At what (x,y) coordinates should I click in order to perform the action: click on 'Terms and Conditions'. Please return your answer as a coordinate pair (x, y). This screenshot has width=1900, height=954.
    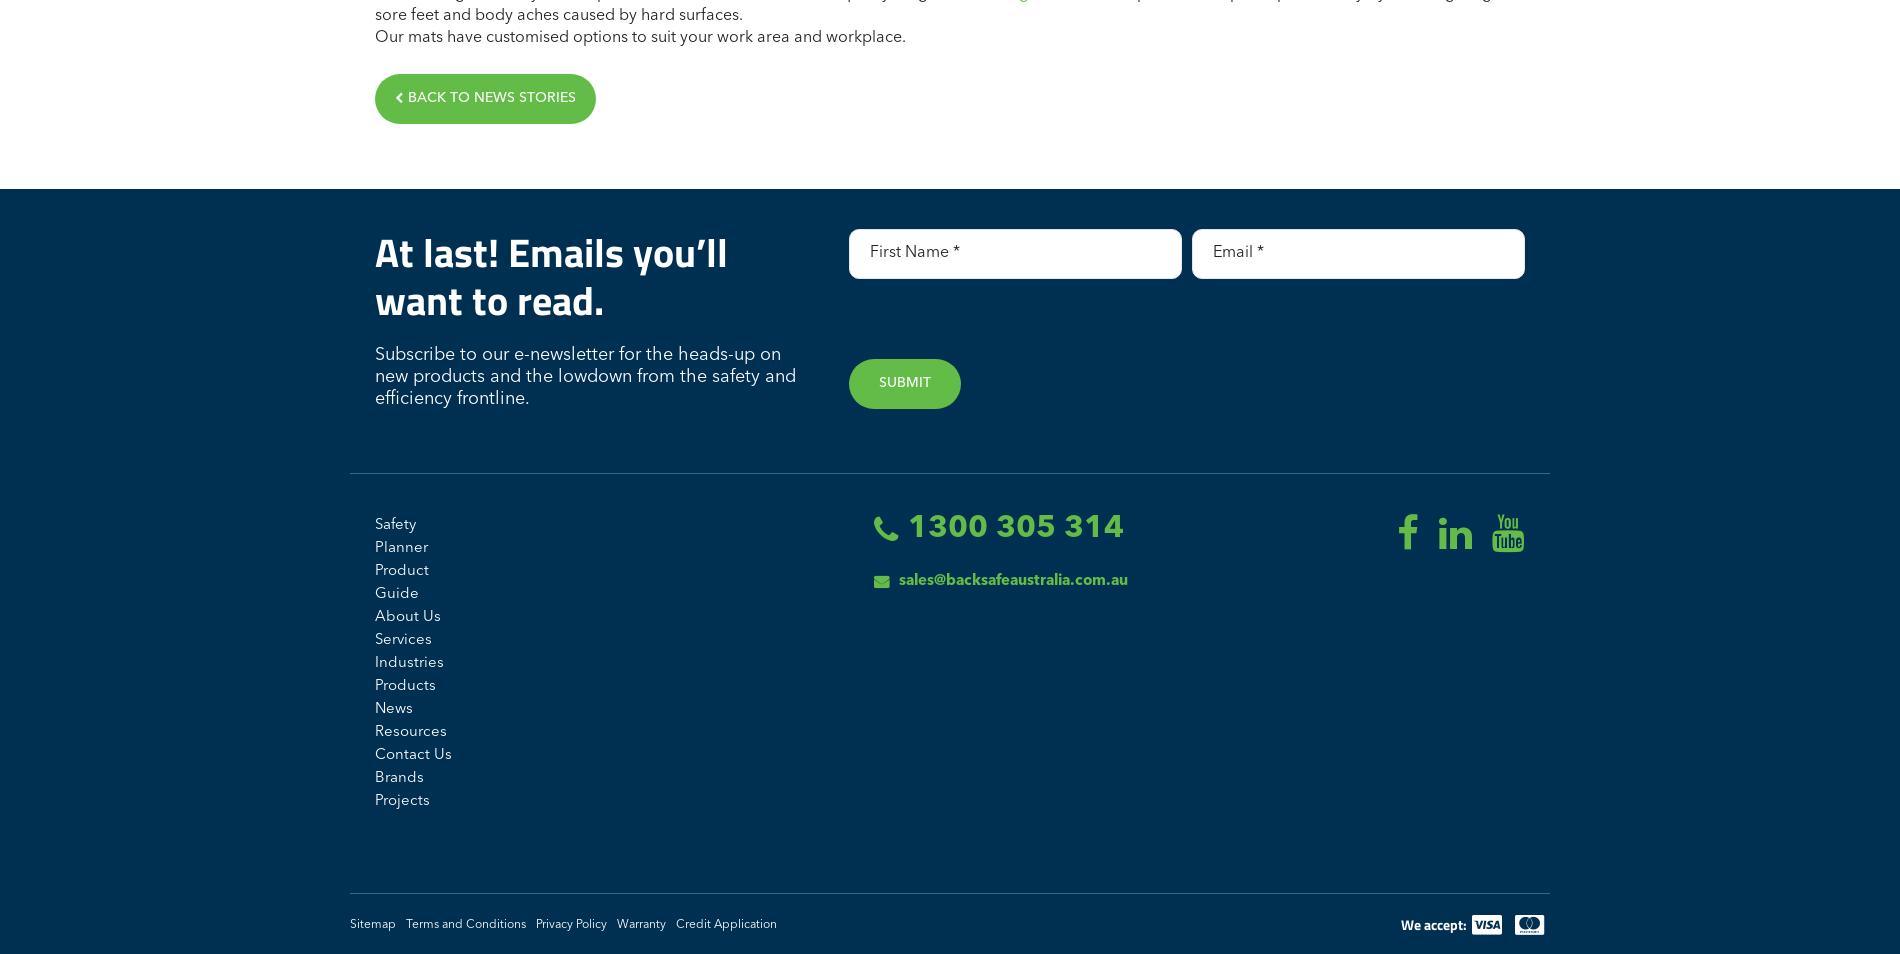
    Looking at the image, I should click on (465, 924).